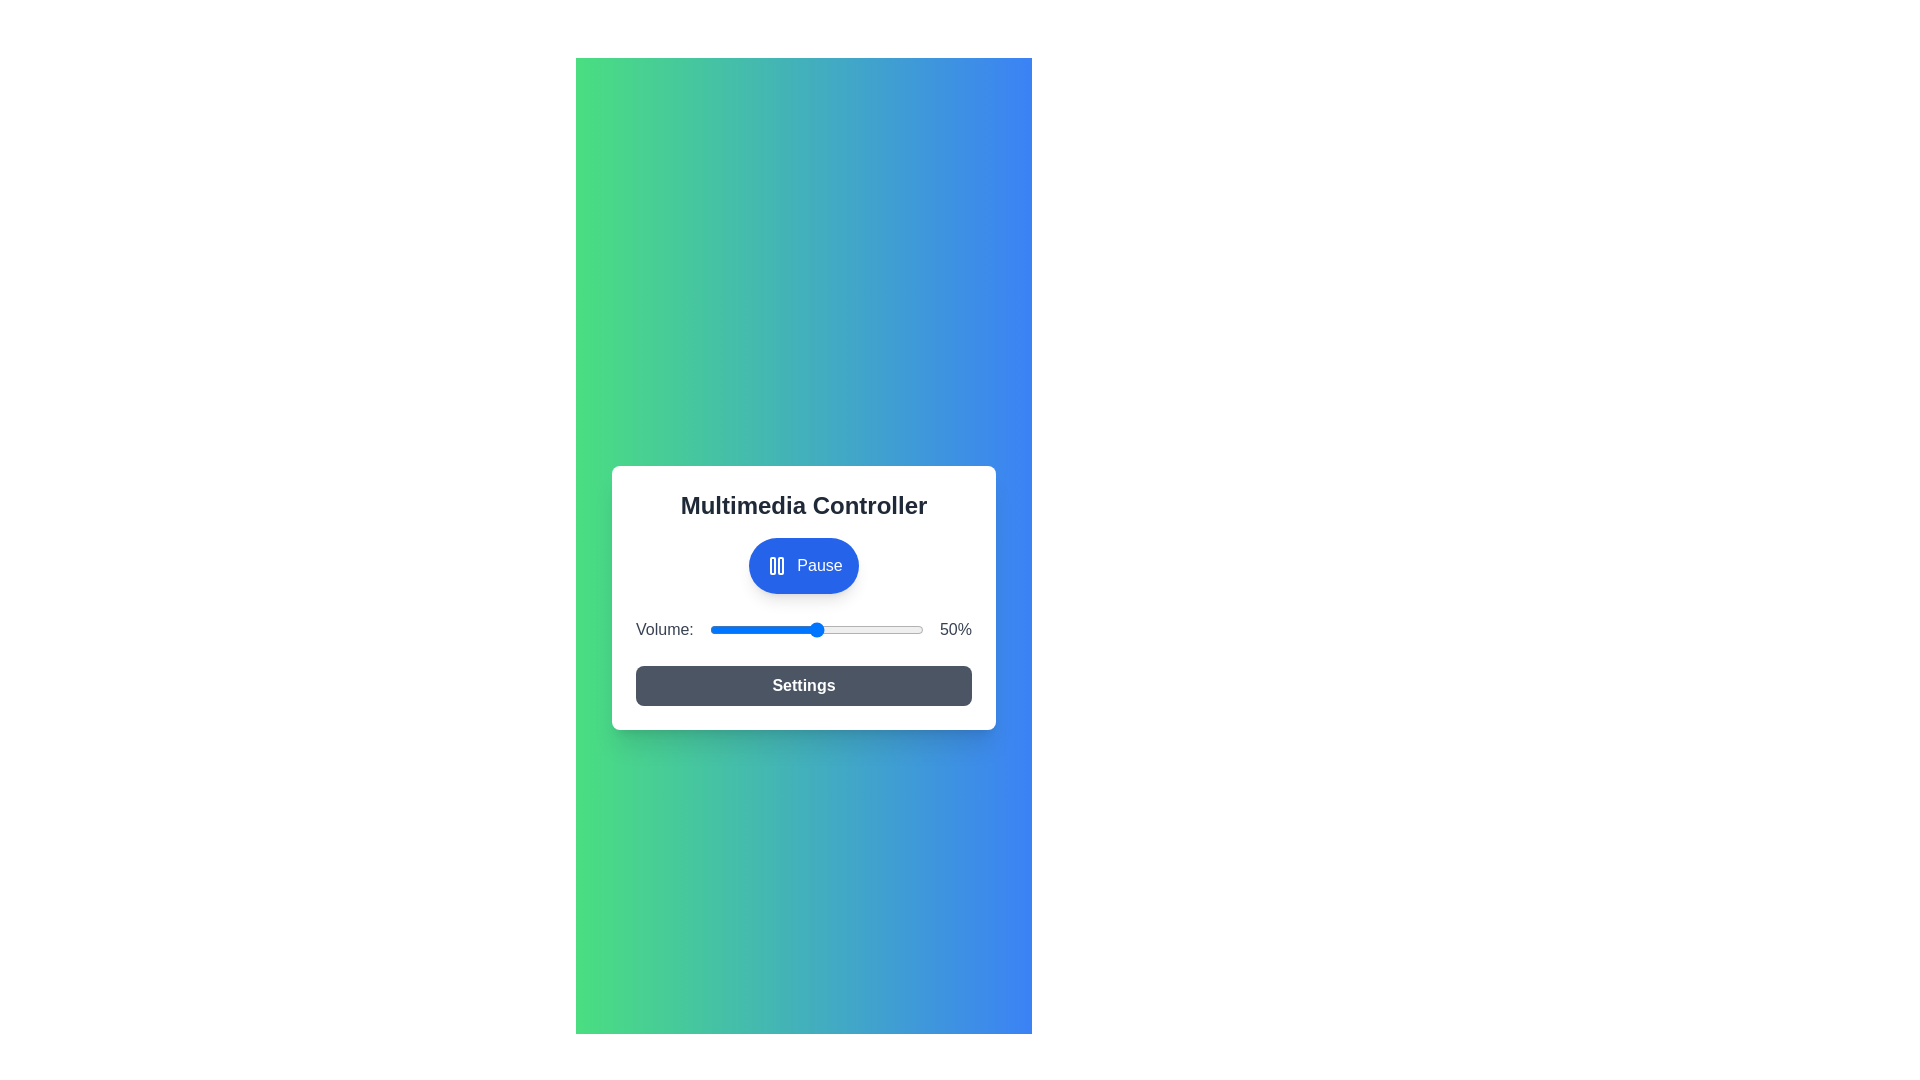  What do you see at coordinates (718, 628) in the screenshot?
I see `the volume` at bounding box center [718, 628].